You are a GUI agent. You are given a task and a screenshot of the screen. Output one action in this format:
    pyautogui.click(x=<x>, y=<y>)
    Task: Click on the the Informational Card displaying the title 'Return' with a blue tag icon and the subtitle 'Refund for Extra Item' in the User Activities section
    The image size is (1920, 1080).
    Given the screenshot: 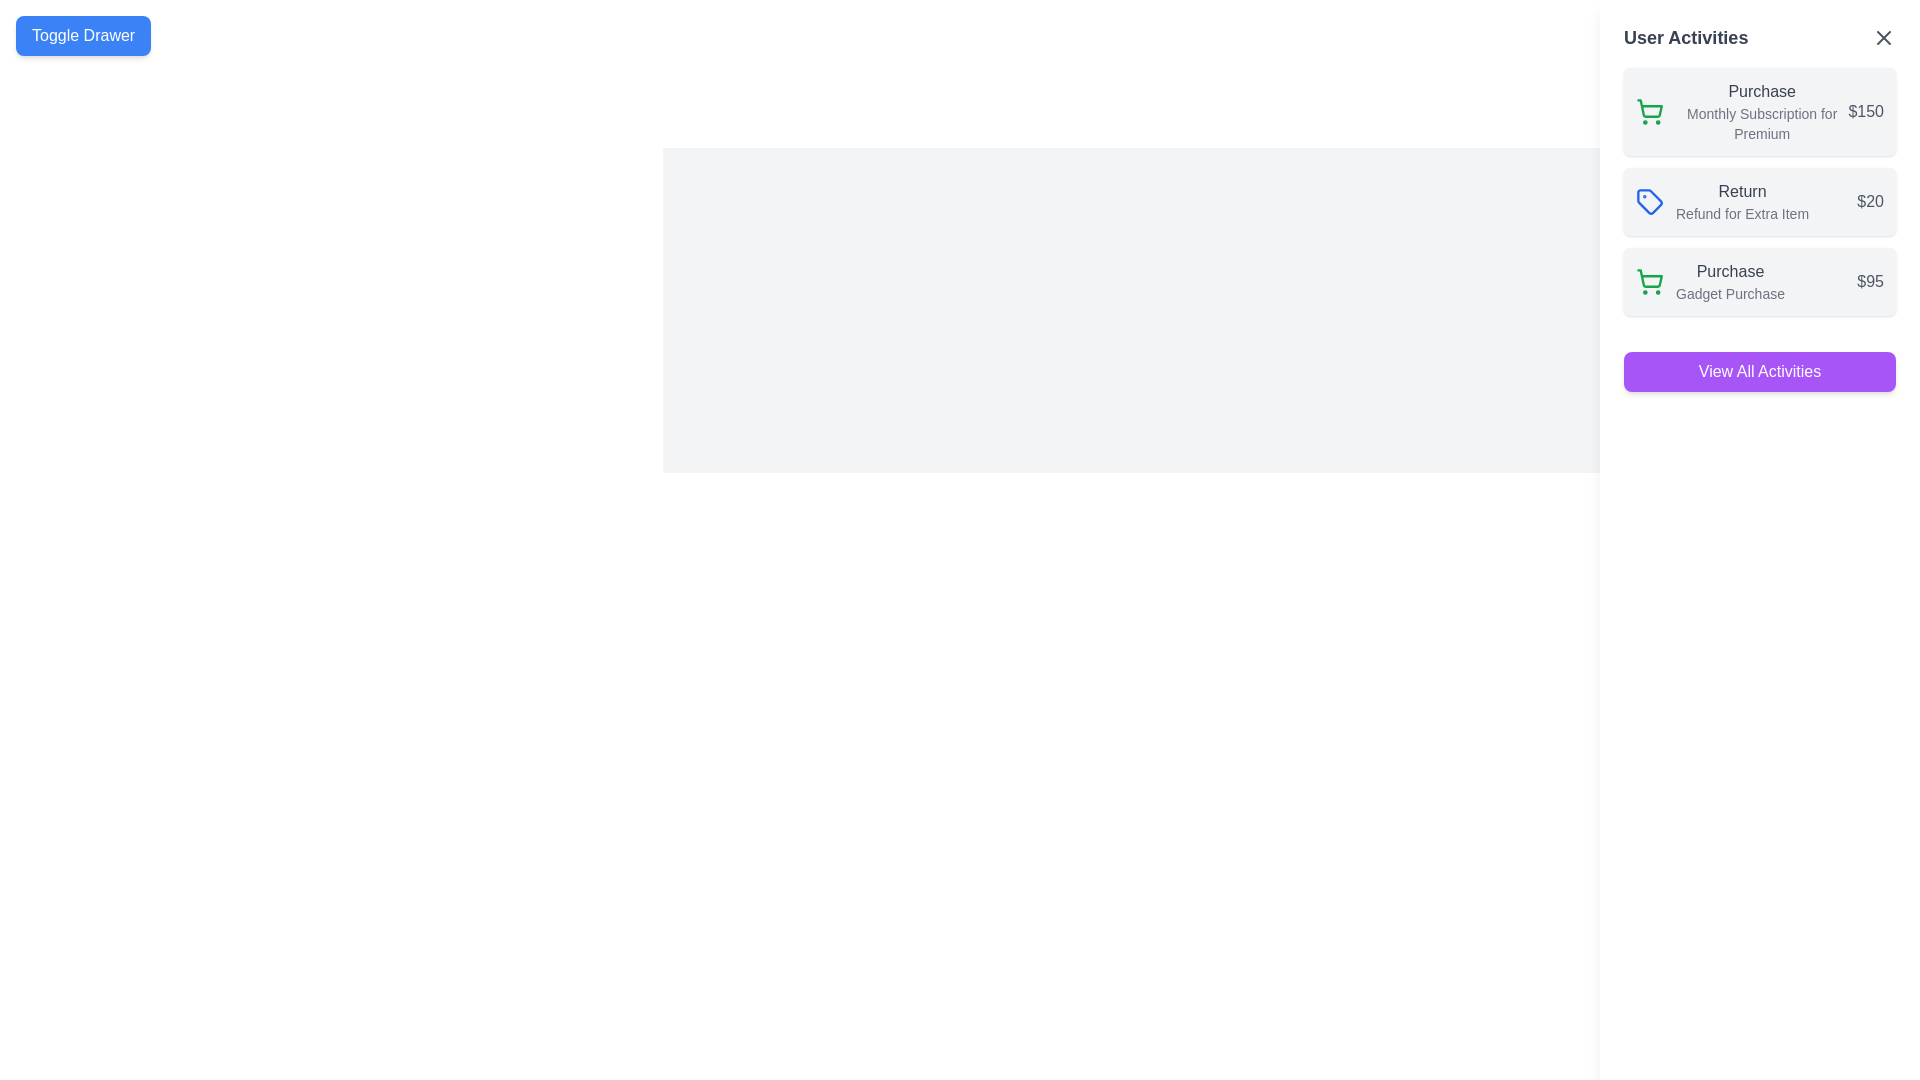 What is the action you would take?
    pyautogui.click(x=1760, y=201)
    